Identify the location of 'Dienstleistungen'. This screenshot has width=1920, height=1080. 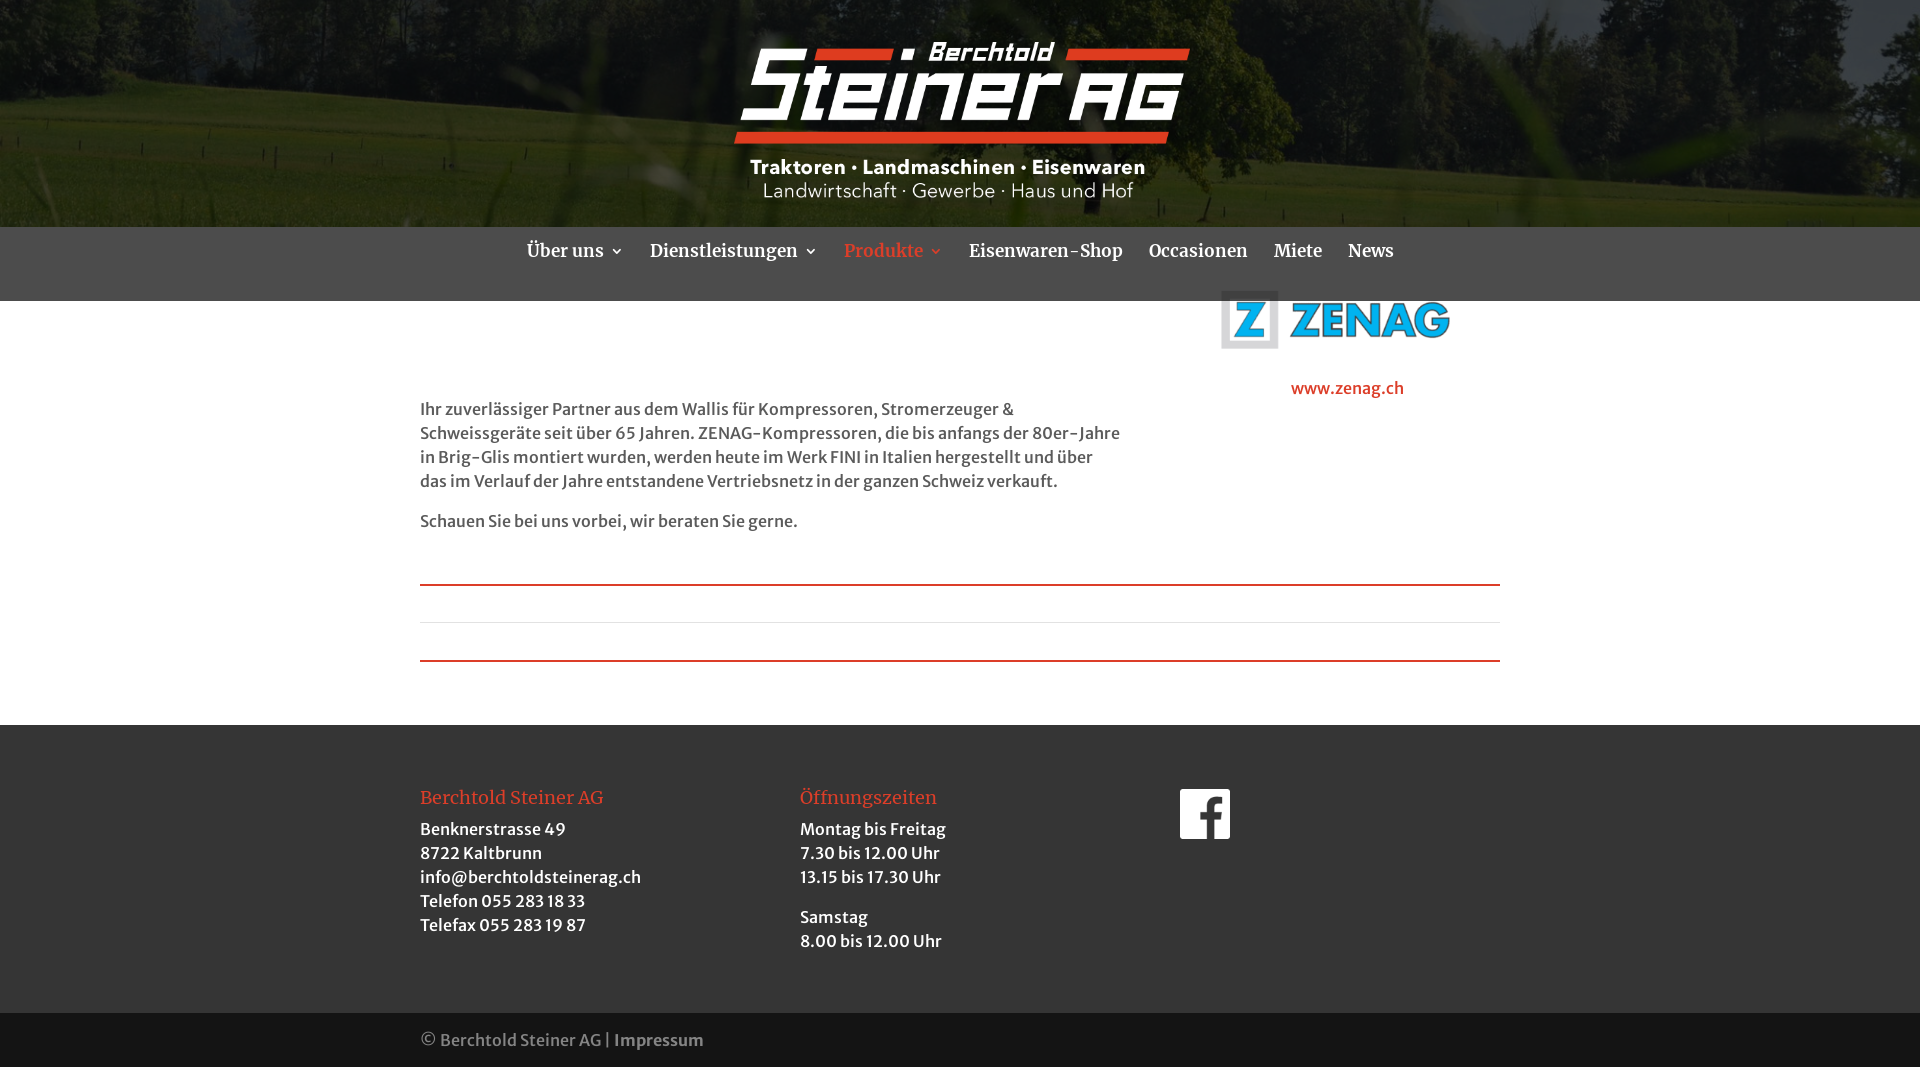
(733, 272).